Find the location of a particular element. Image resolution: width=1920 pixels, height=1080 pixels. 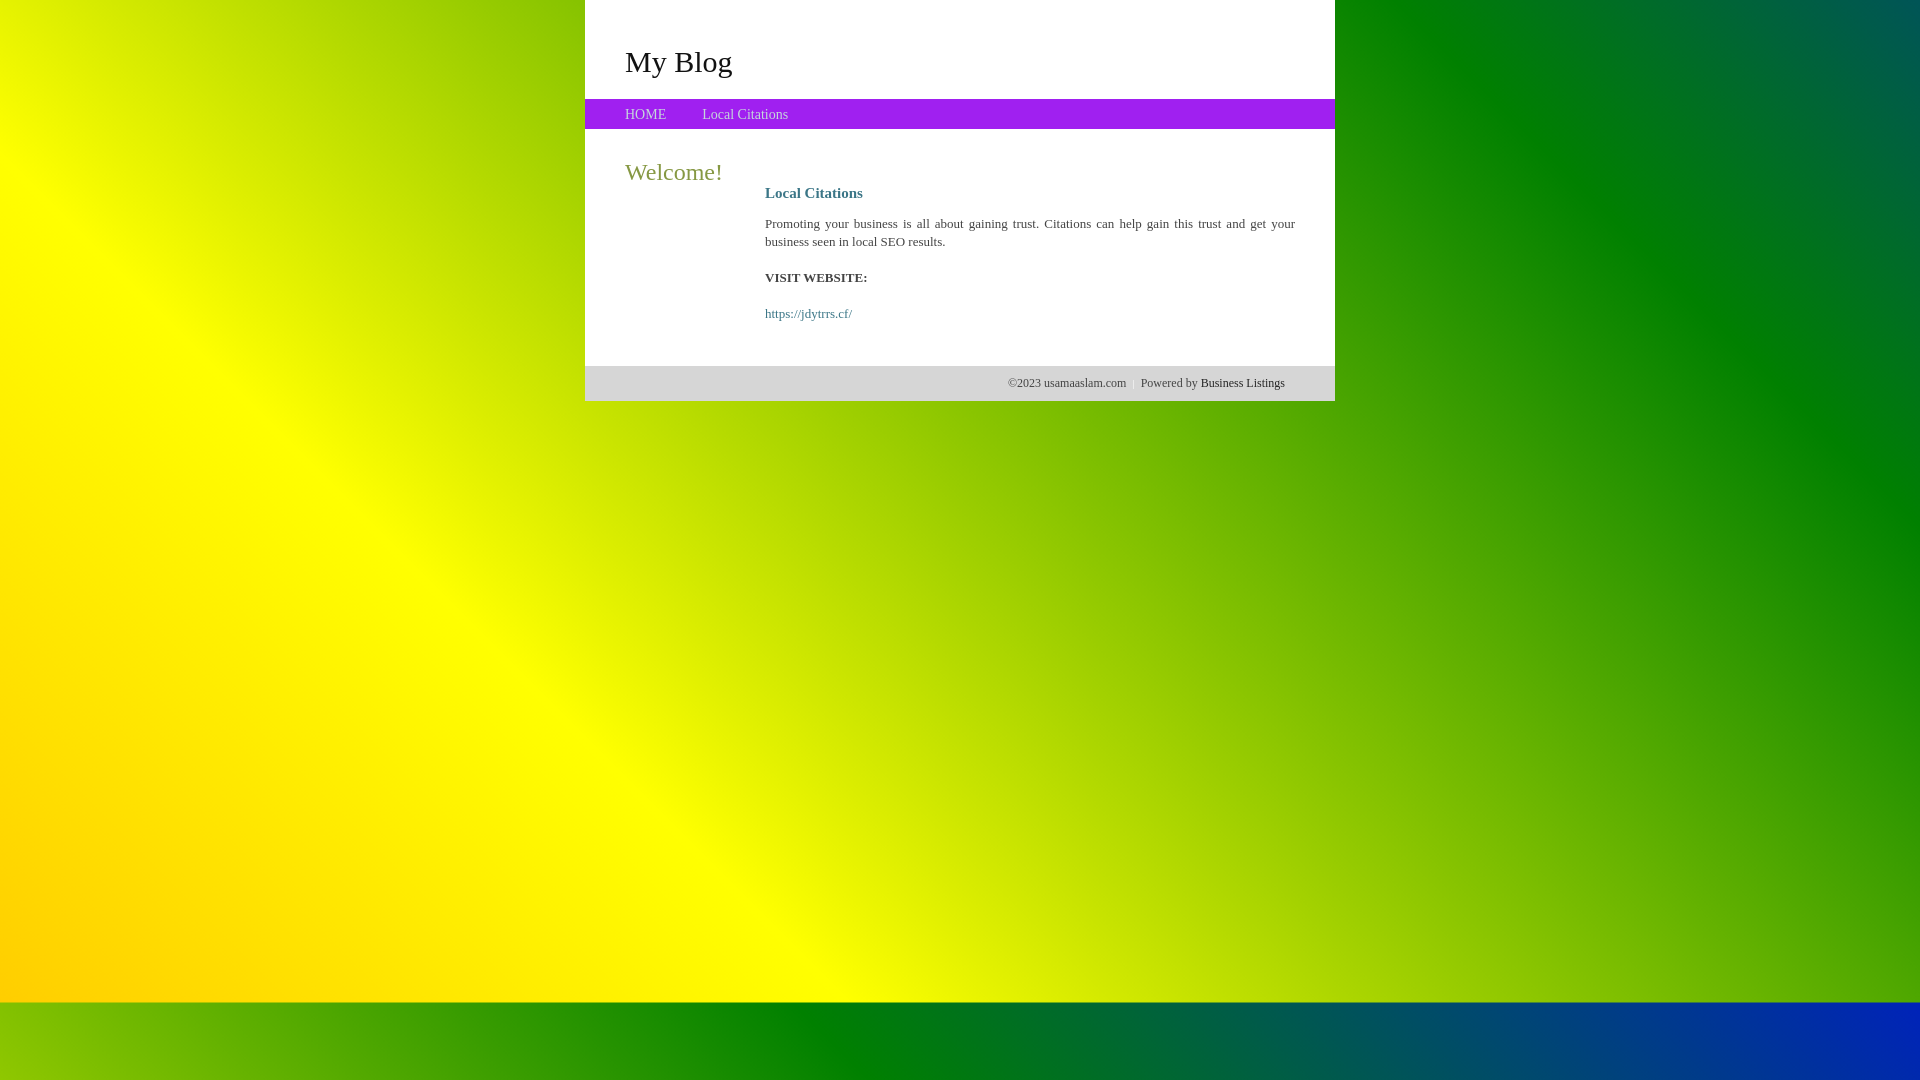

'Business Listings' is located at coordinates (1242, 382).